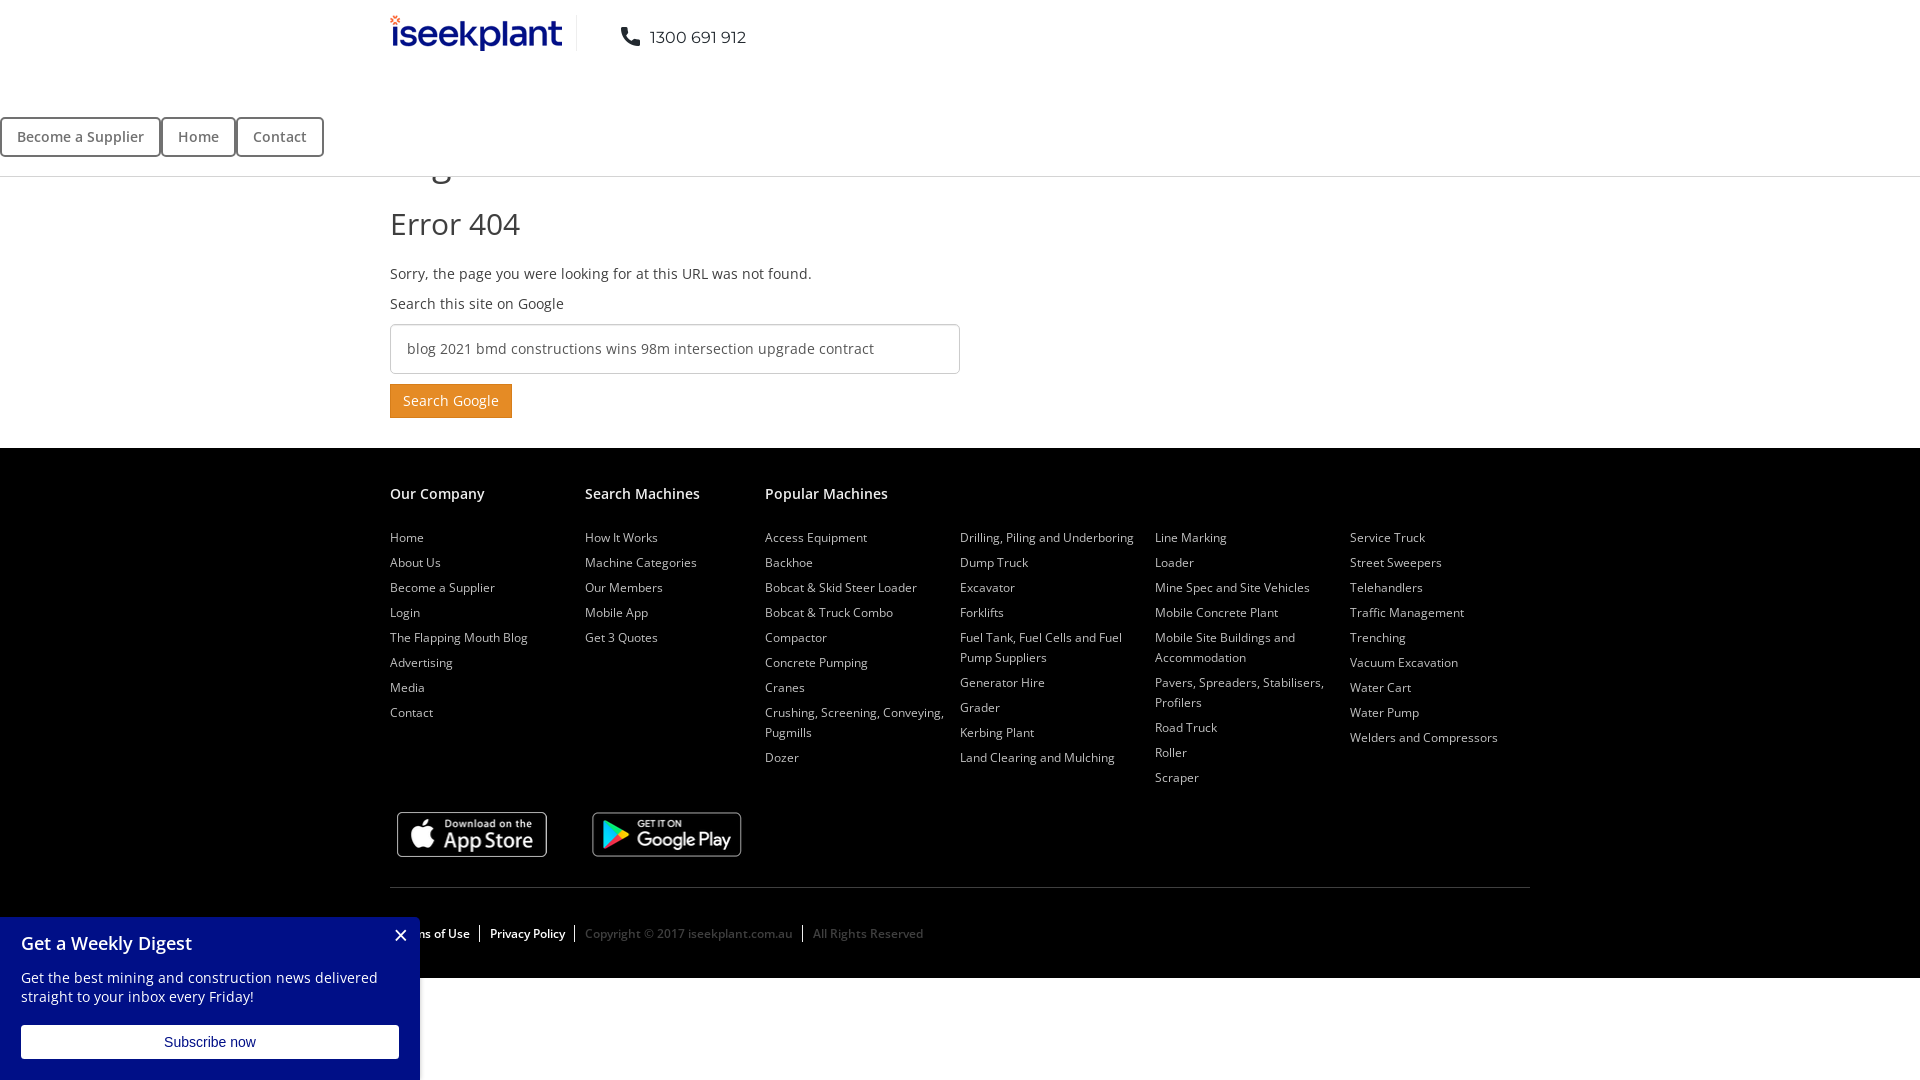 The height and width of the screenshot is (1080, 1920). Describe the element at coordinates (854, 722) in the screenshot. I see `'Crushing, Screening, Conveying, Pugmills'` at that location.